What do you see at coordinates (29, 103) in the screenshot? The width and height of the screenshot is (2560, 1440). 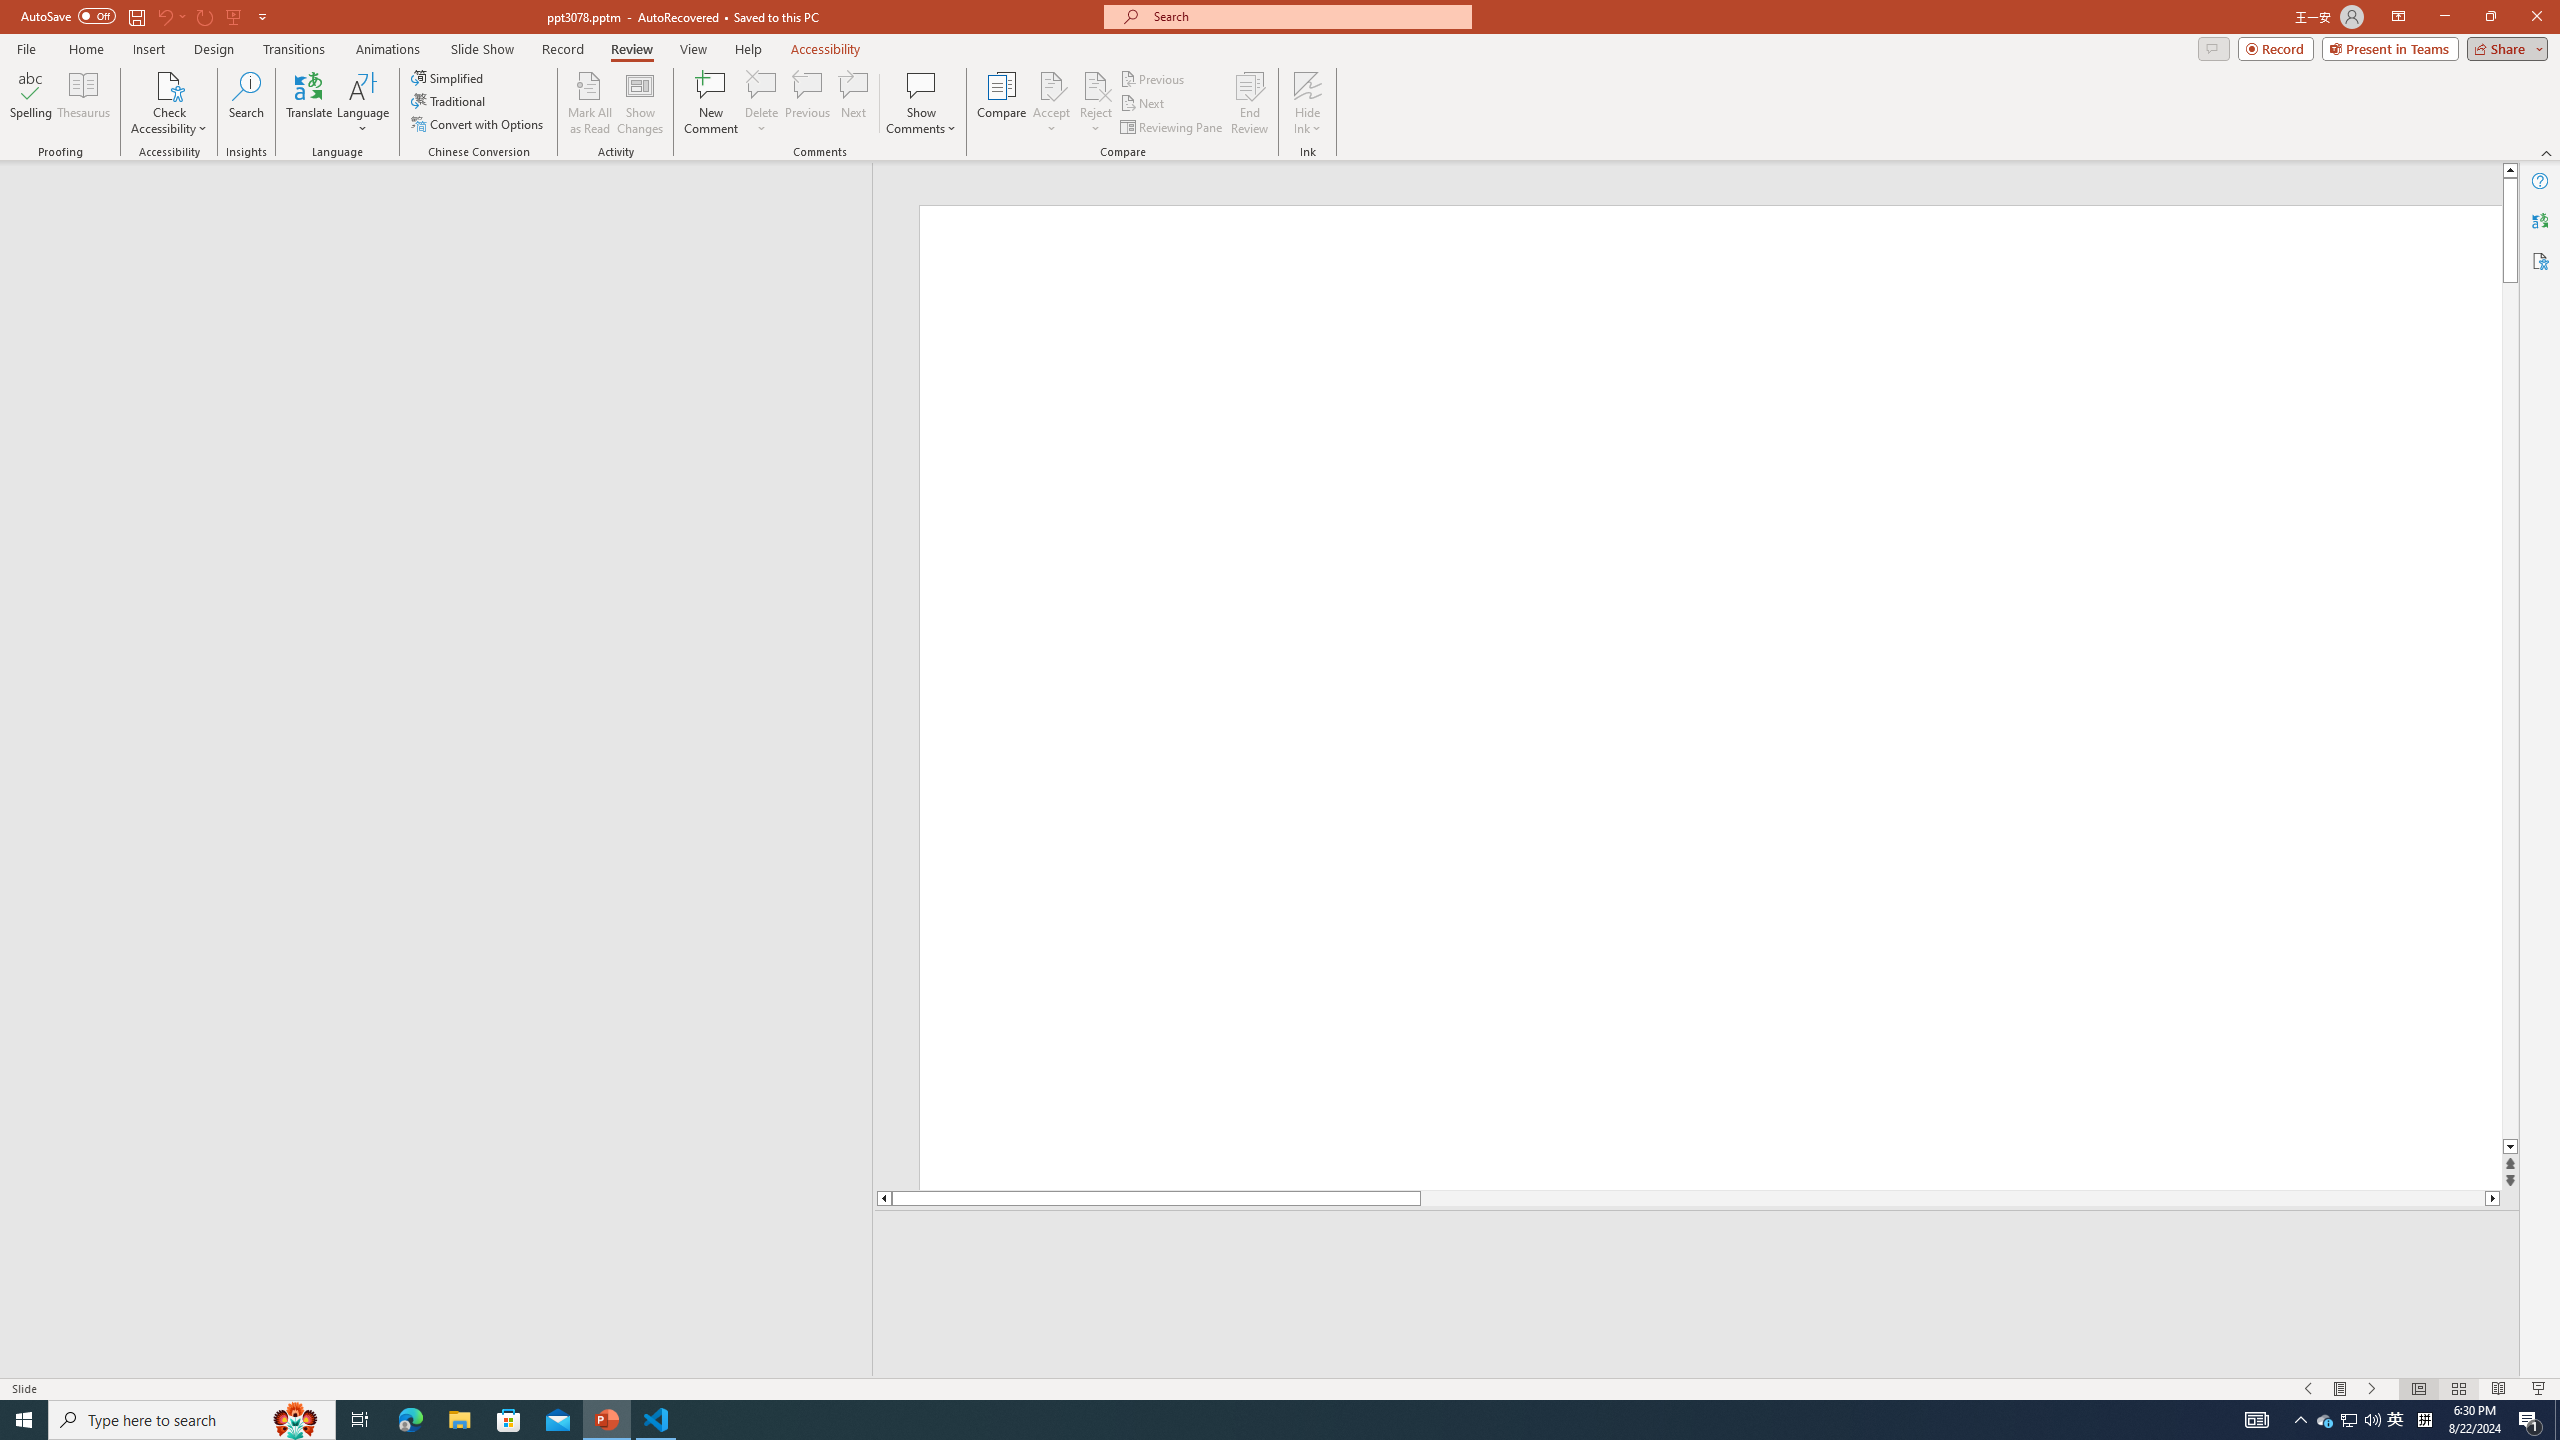 I see `'Spelling...'` at bounding box center [29, 103].